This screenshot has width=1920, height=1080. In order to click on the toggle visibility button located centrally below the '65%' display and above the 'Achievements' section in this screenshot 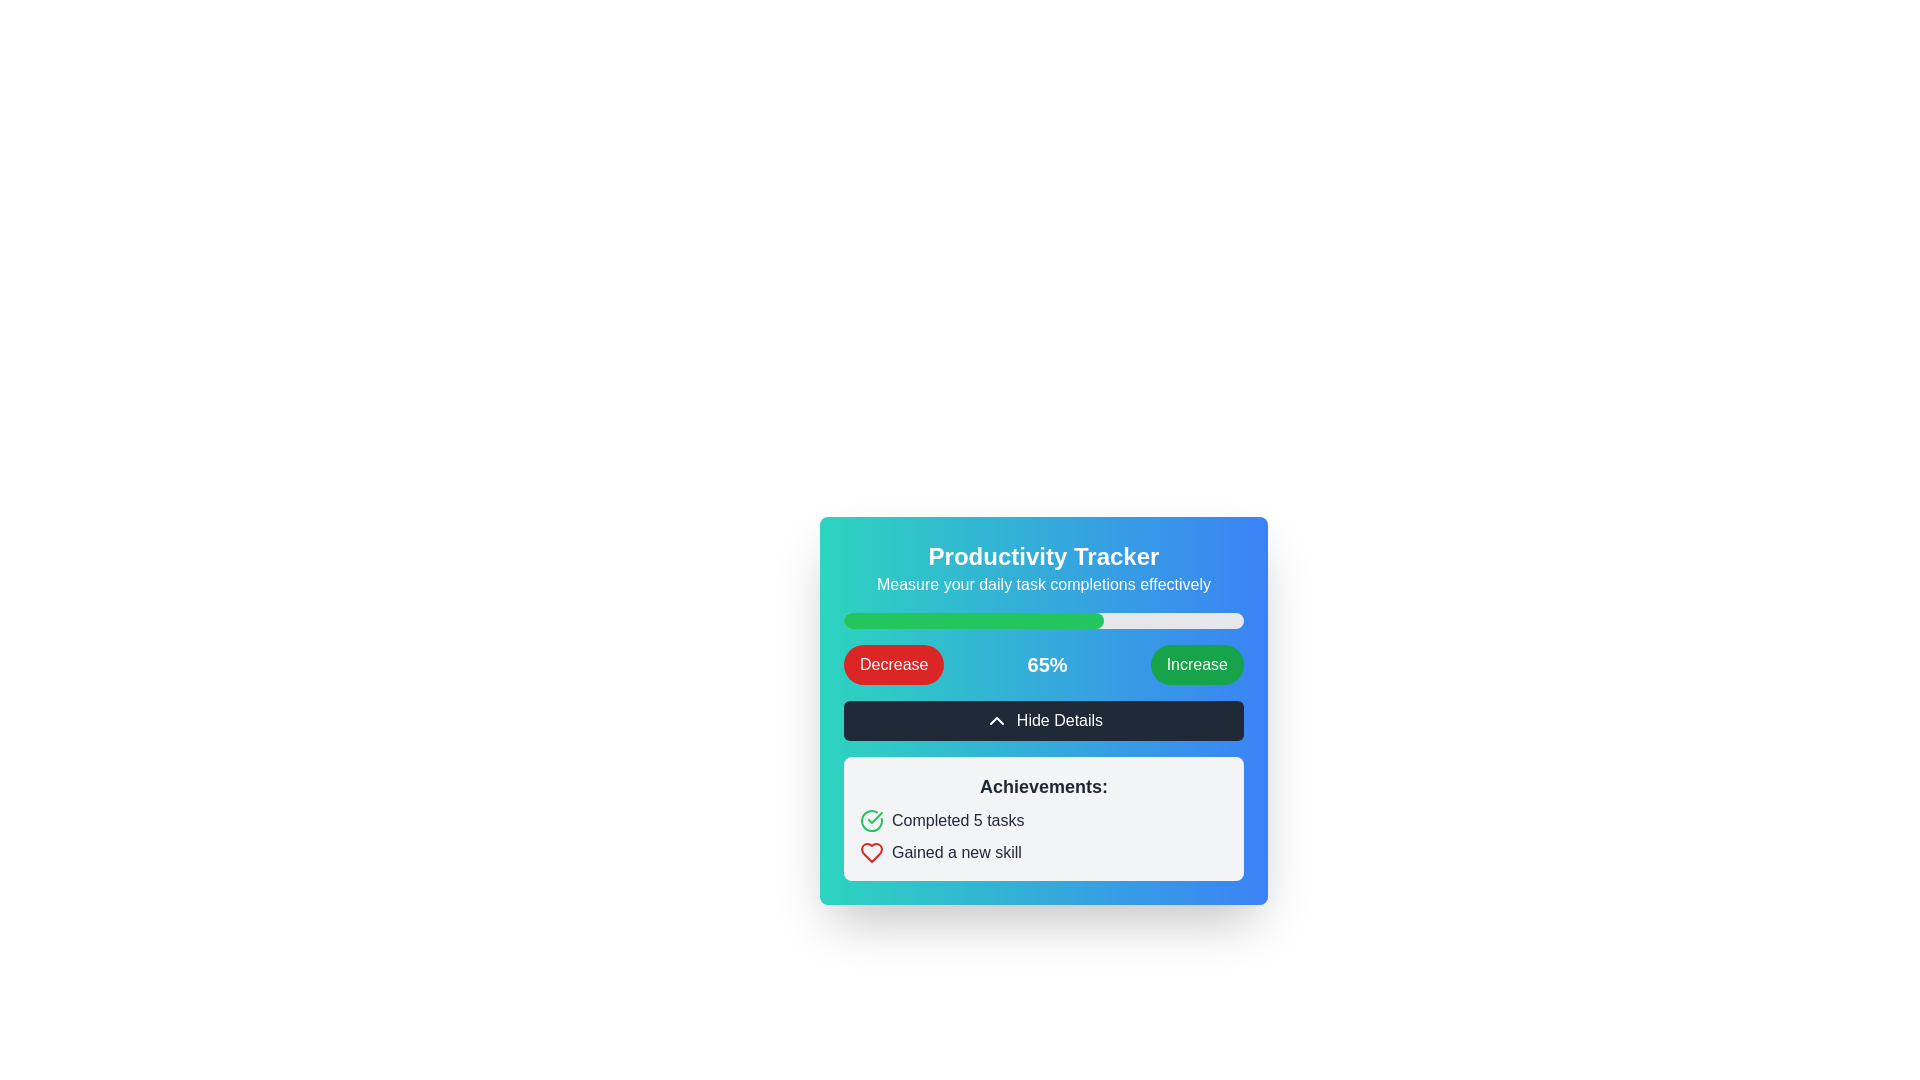, I will do `click(1042, 721)`.